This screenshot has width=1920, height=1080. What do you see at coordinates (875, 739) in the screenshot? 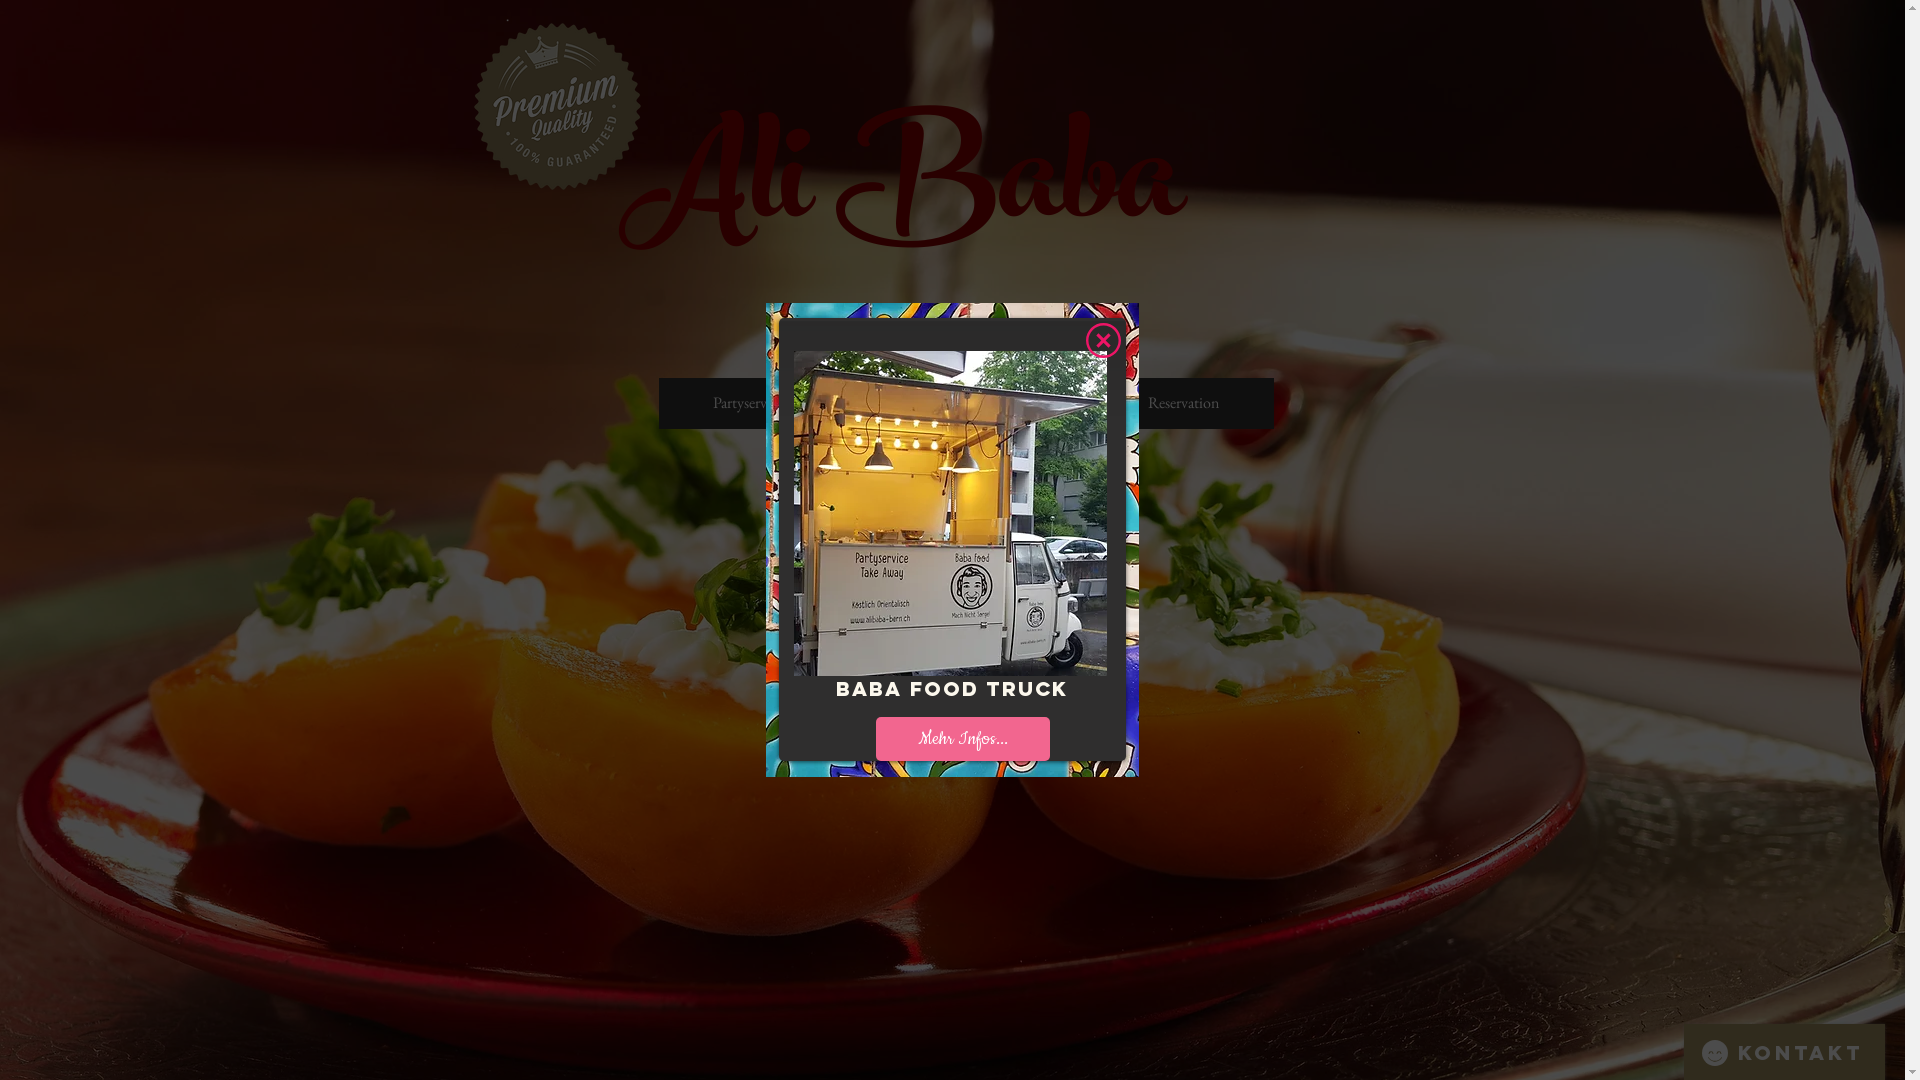
I see `'Mehr Infos...'` at bounding box center [875, 739].